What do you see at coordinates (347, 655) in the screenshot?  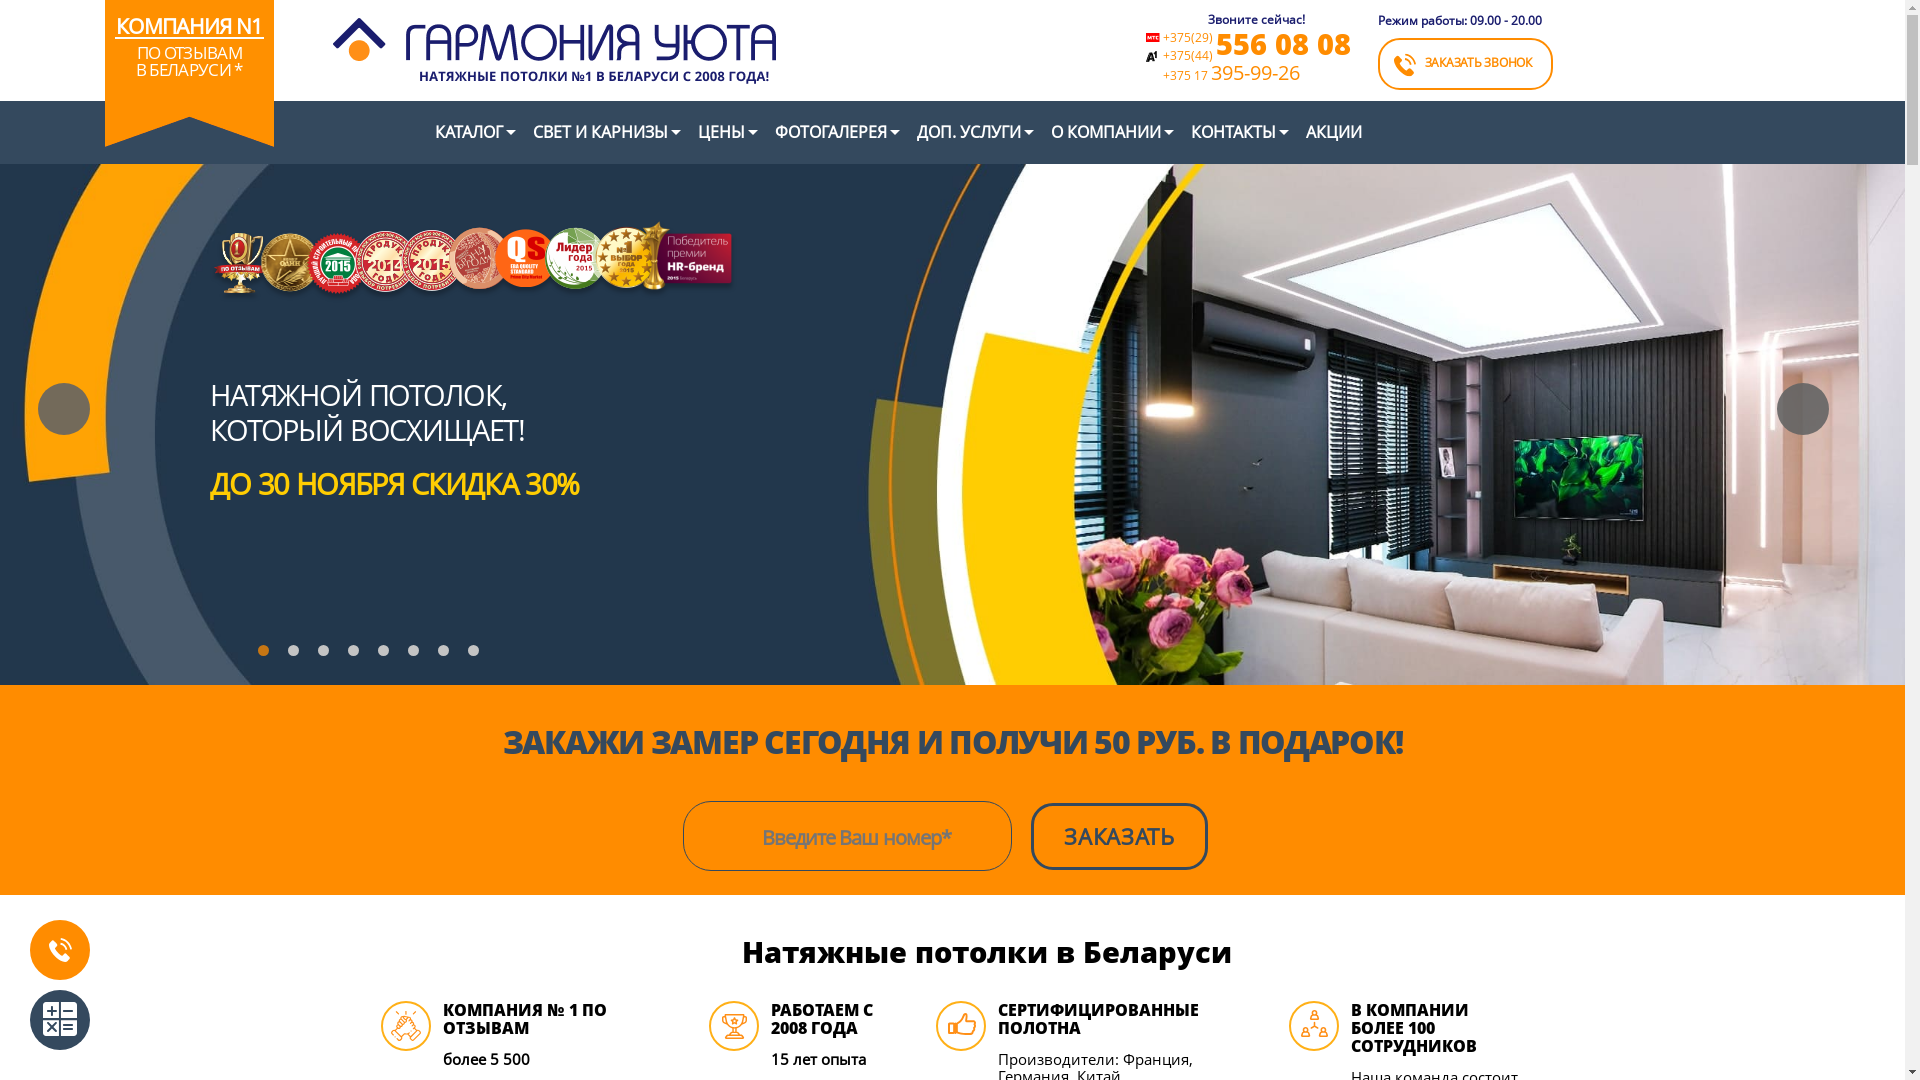 I see `'4'` at bounding box center [347, 655].